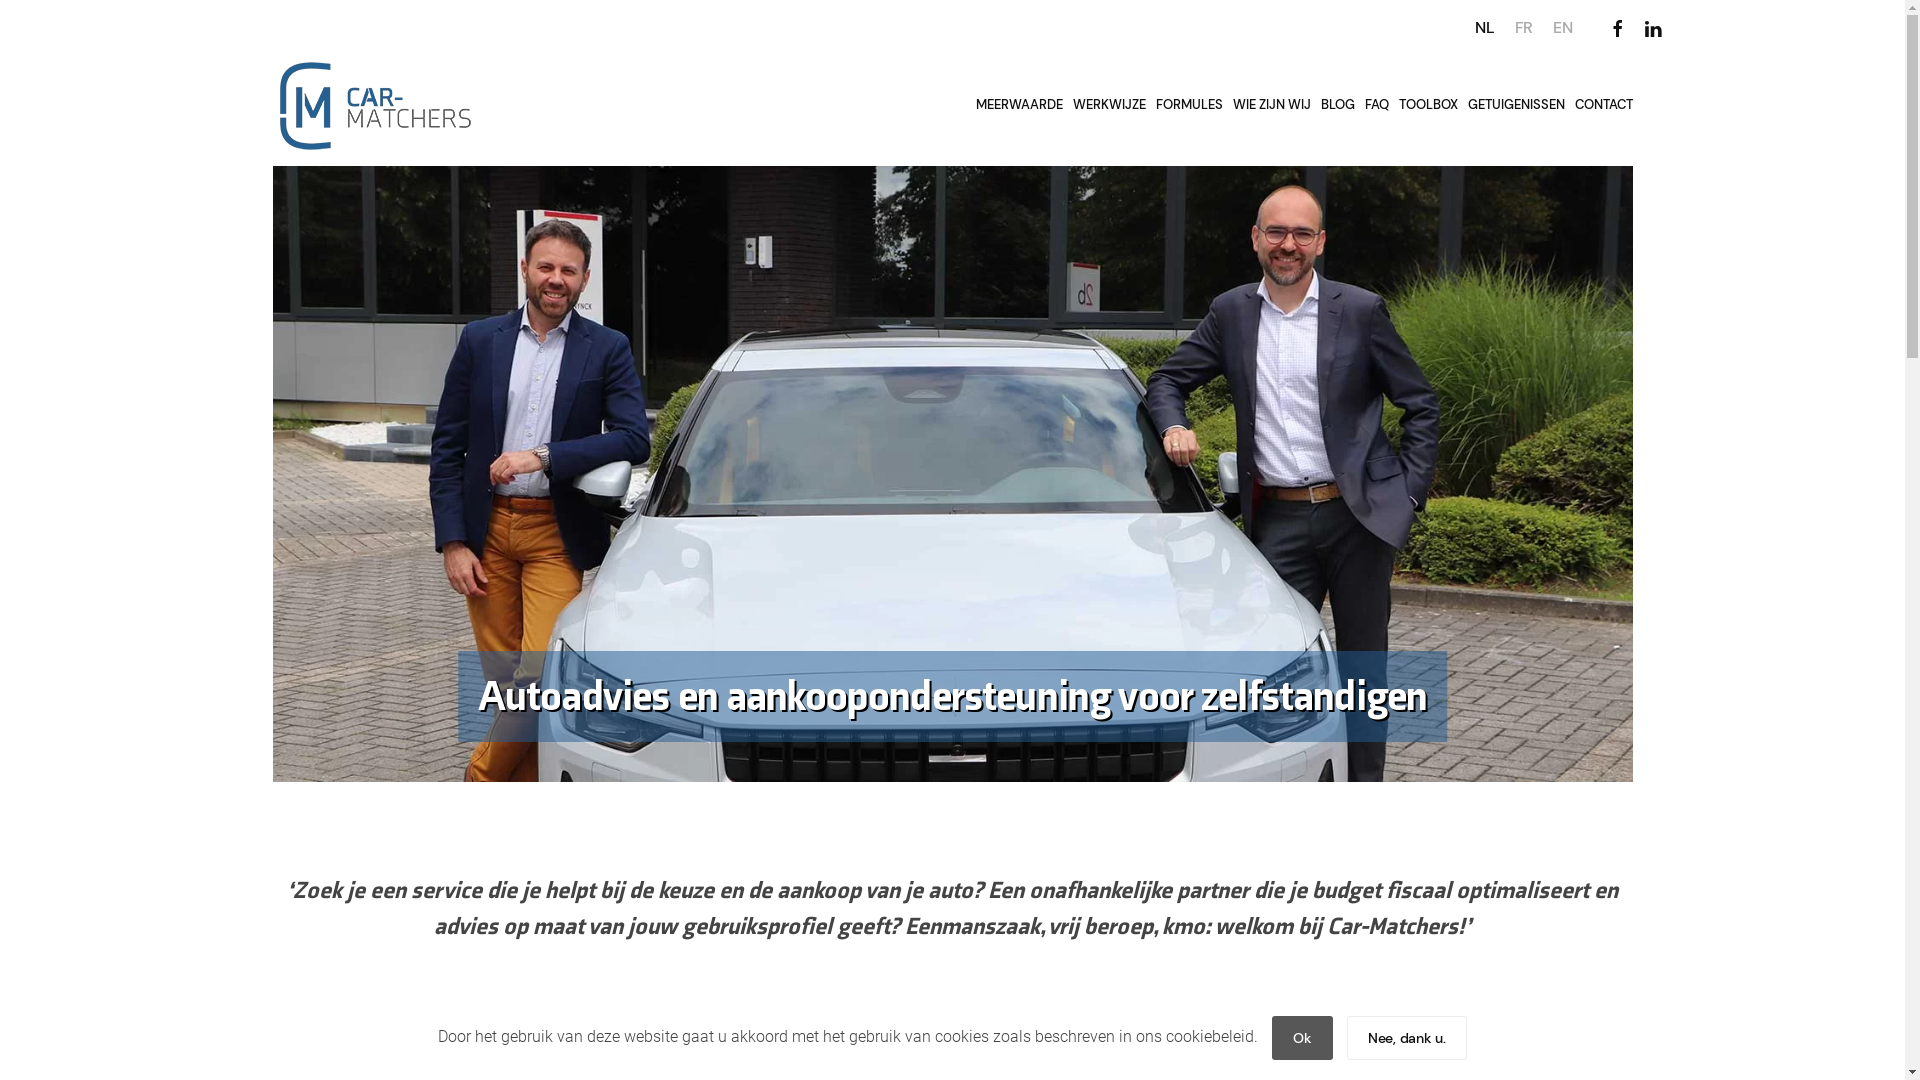 The height and width of the screenshot is (1080, 1920). I want to click on 'EN', so click(1561, 27).